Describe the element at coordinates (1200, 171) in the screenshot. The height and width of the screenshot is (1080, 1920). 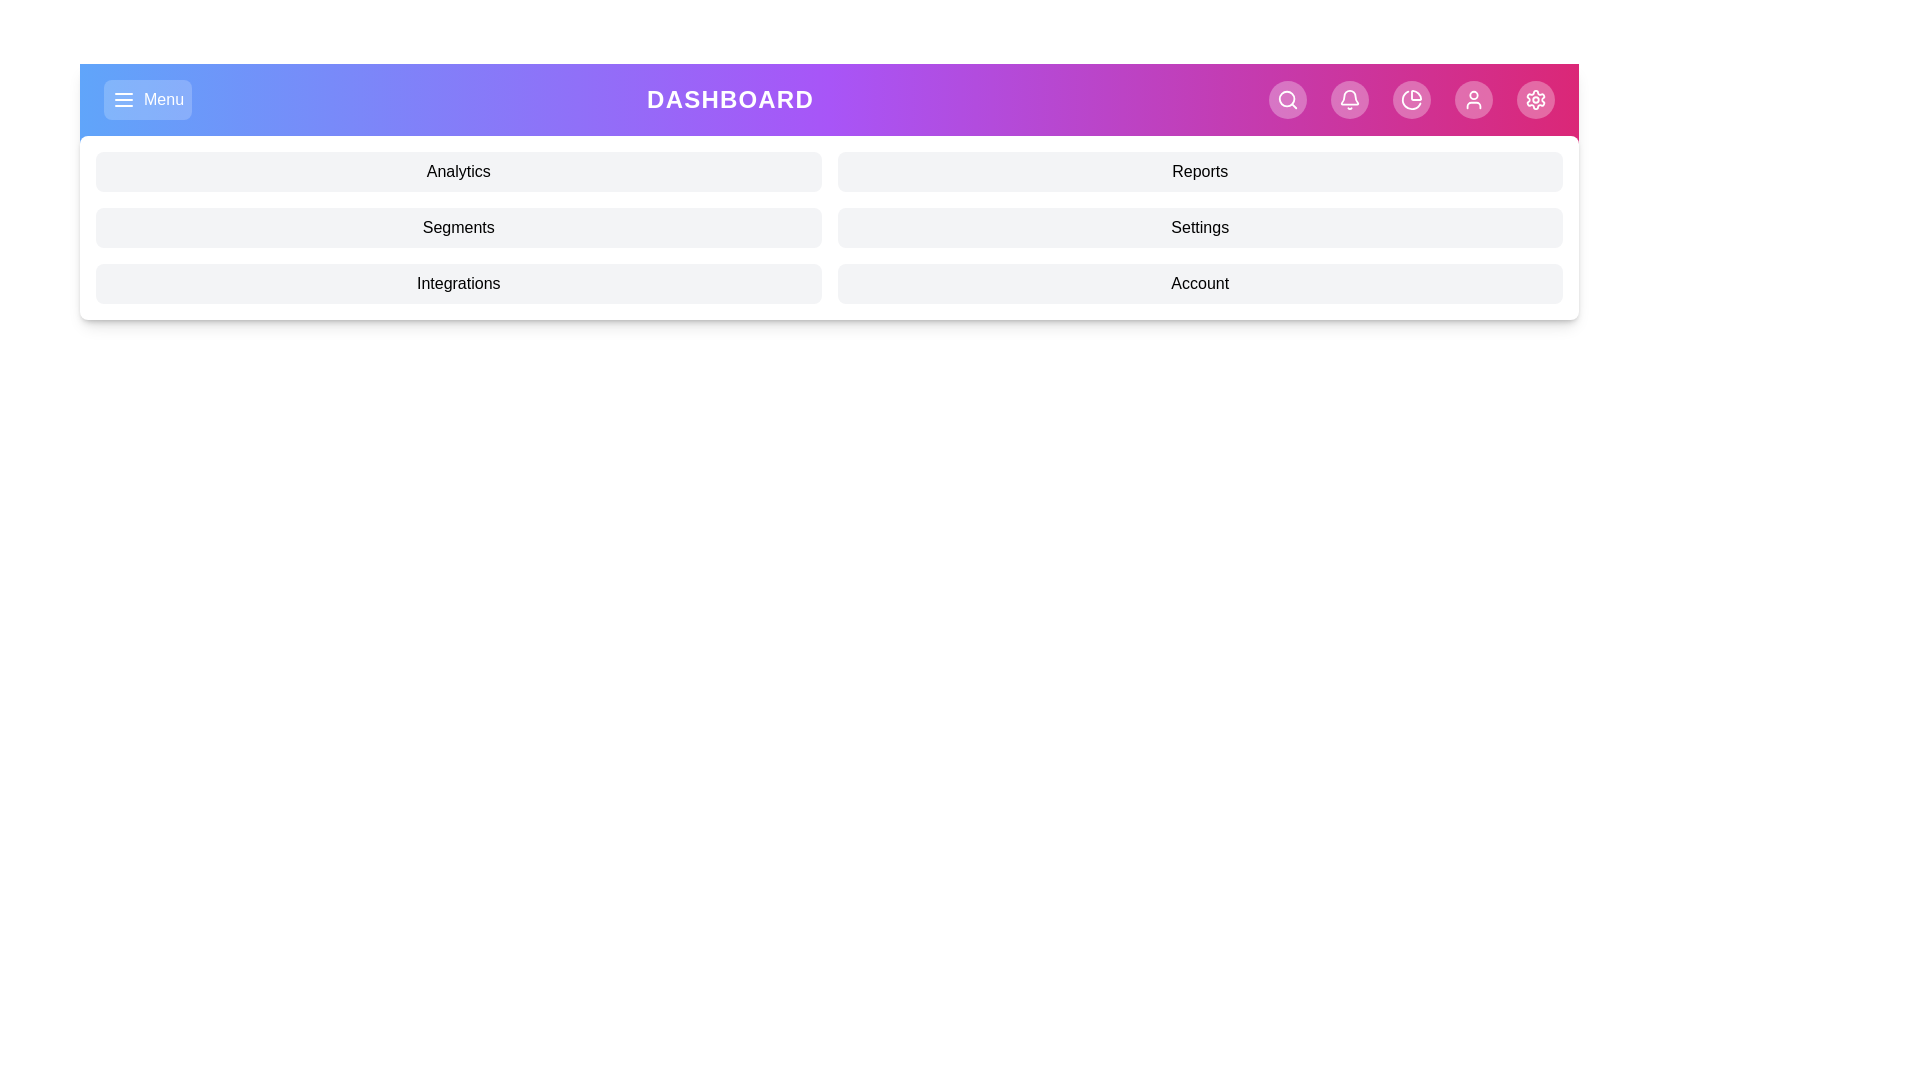
I see `the menu option Reports` at that location.